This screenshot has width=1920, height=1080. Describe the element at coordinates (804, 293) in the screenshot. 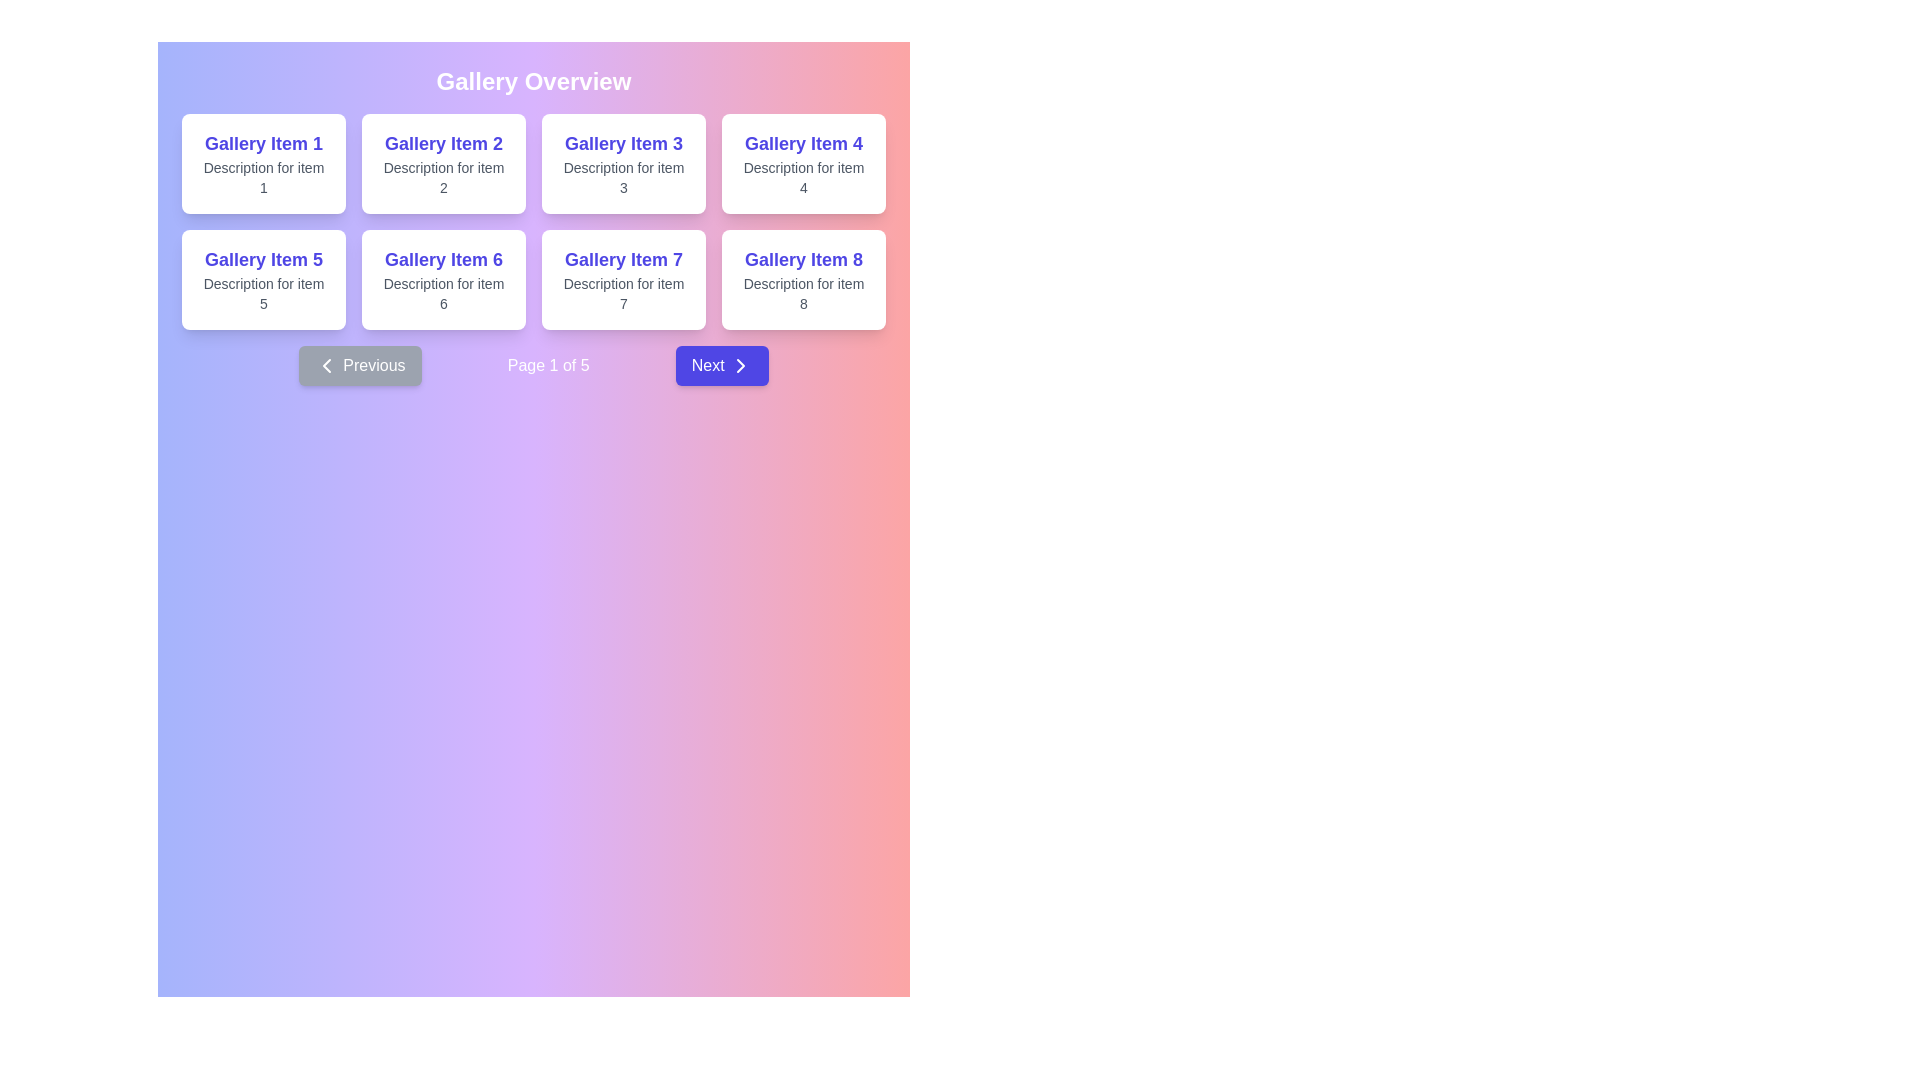

I see `the Text label that provides a descriptive summary for the gallery item located at the bottom center of the card labeled 'Gallery Item 8', which is the fourth card in the second row on the rightmost side of the layout` at that location.